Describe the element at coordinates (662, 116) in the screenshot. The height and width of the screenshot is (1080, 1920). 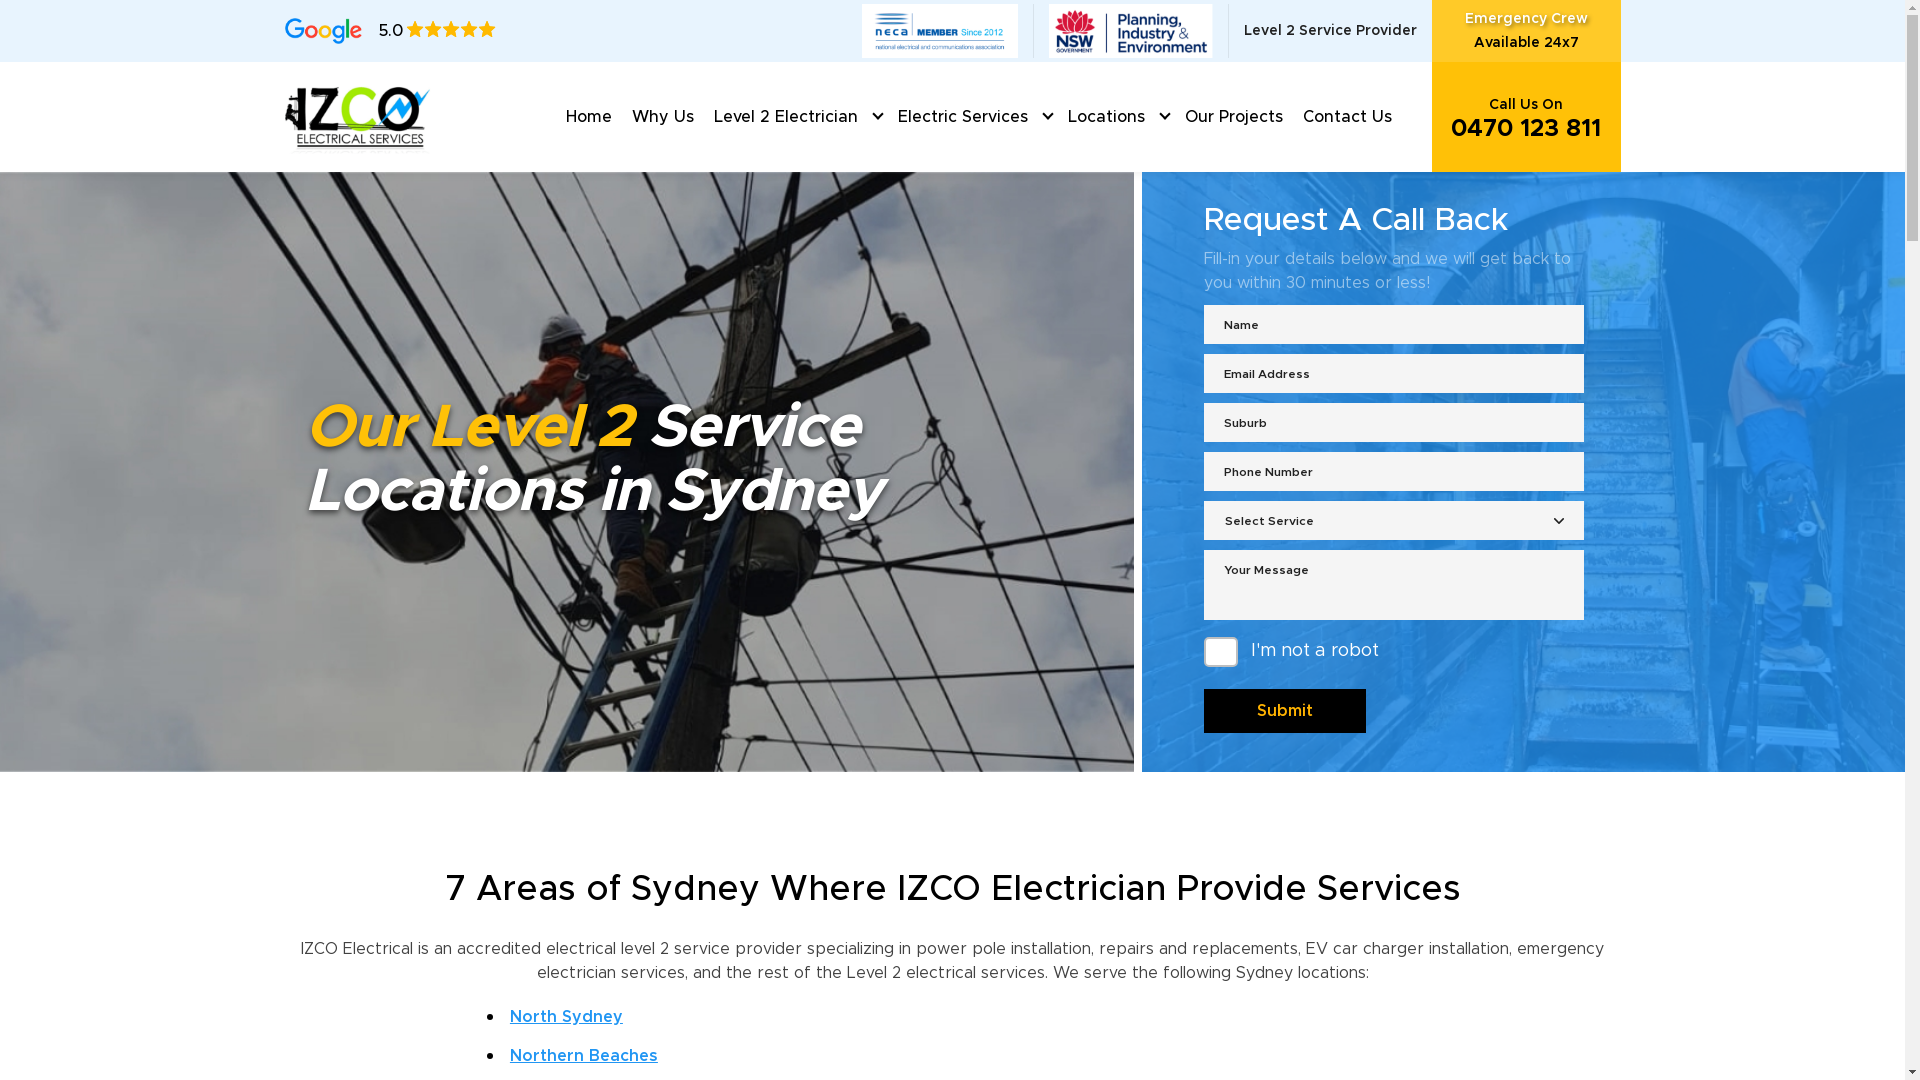
I see `'Why Us'` at that location.